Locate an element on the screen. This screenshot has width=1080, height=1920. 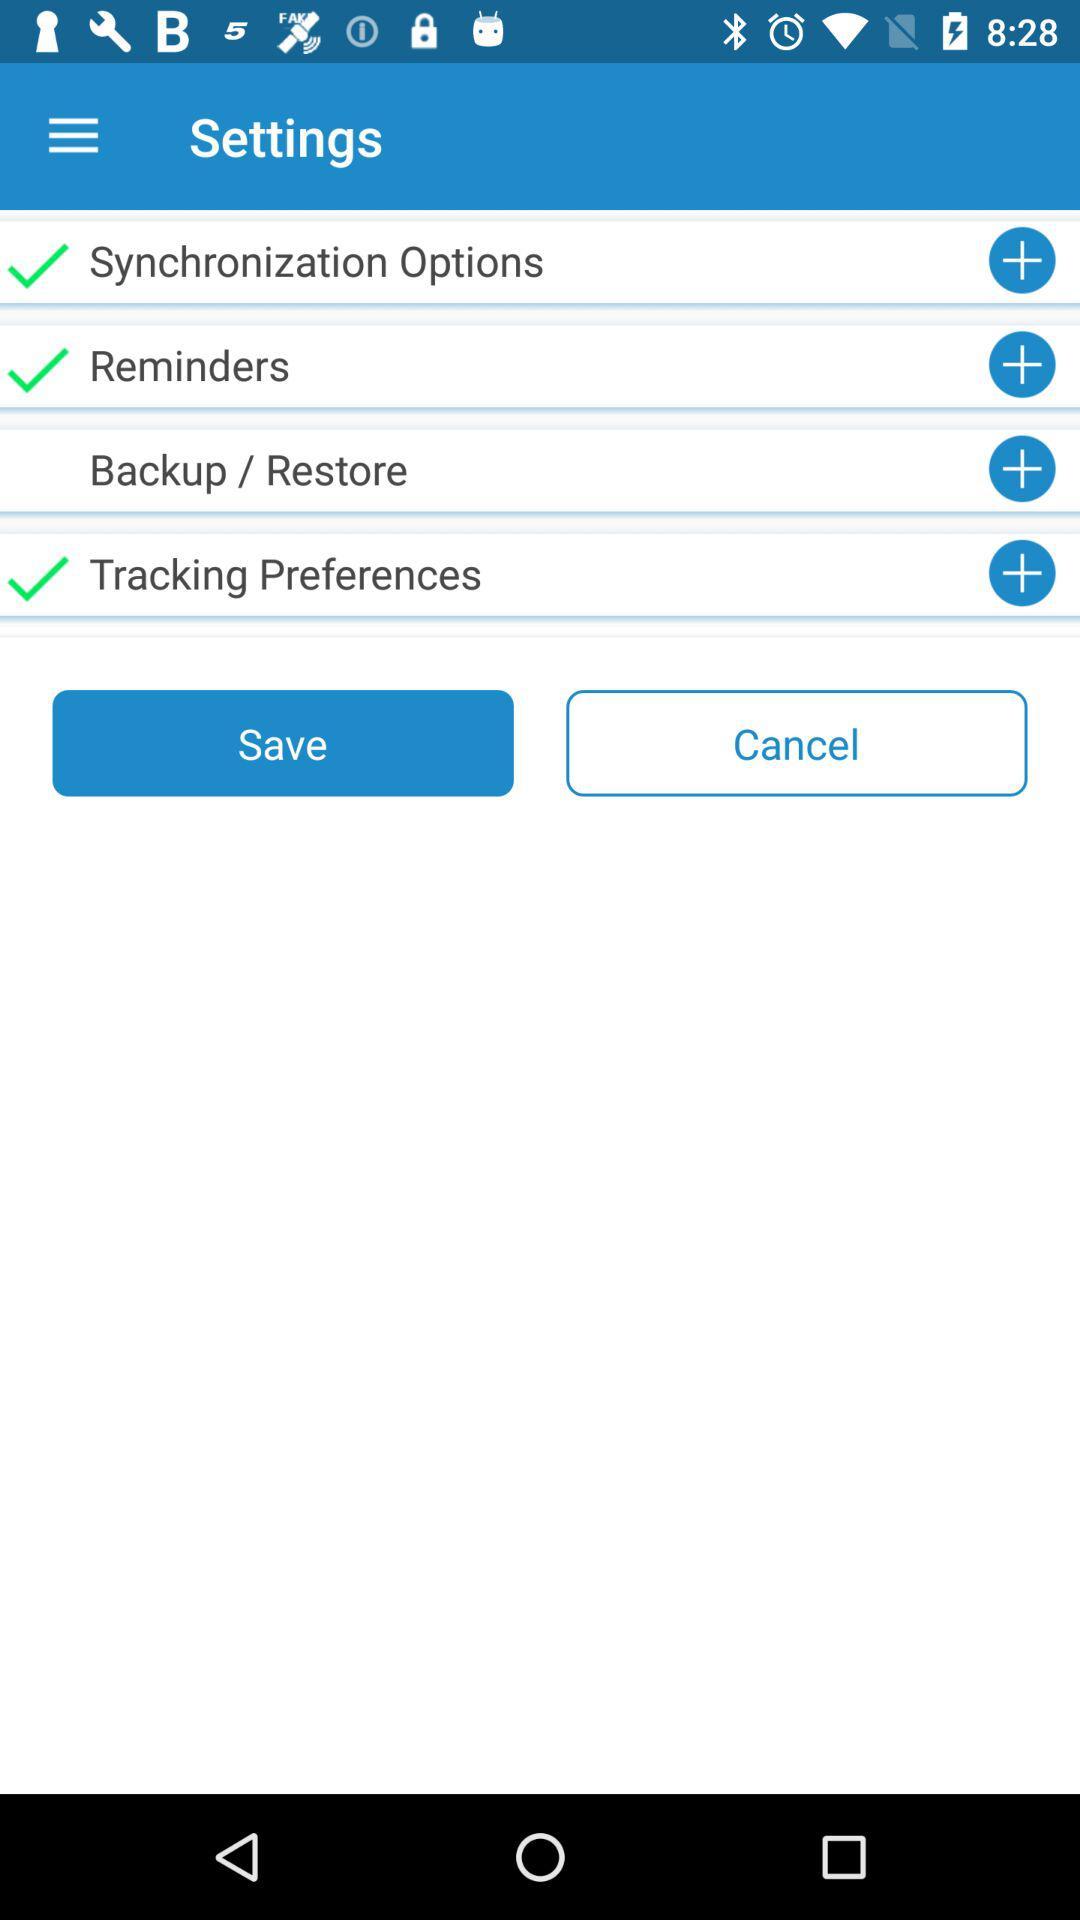
the cancel item is located at coordinates (795, 742).